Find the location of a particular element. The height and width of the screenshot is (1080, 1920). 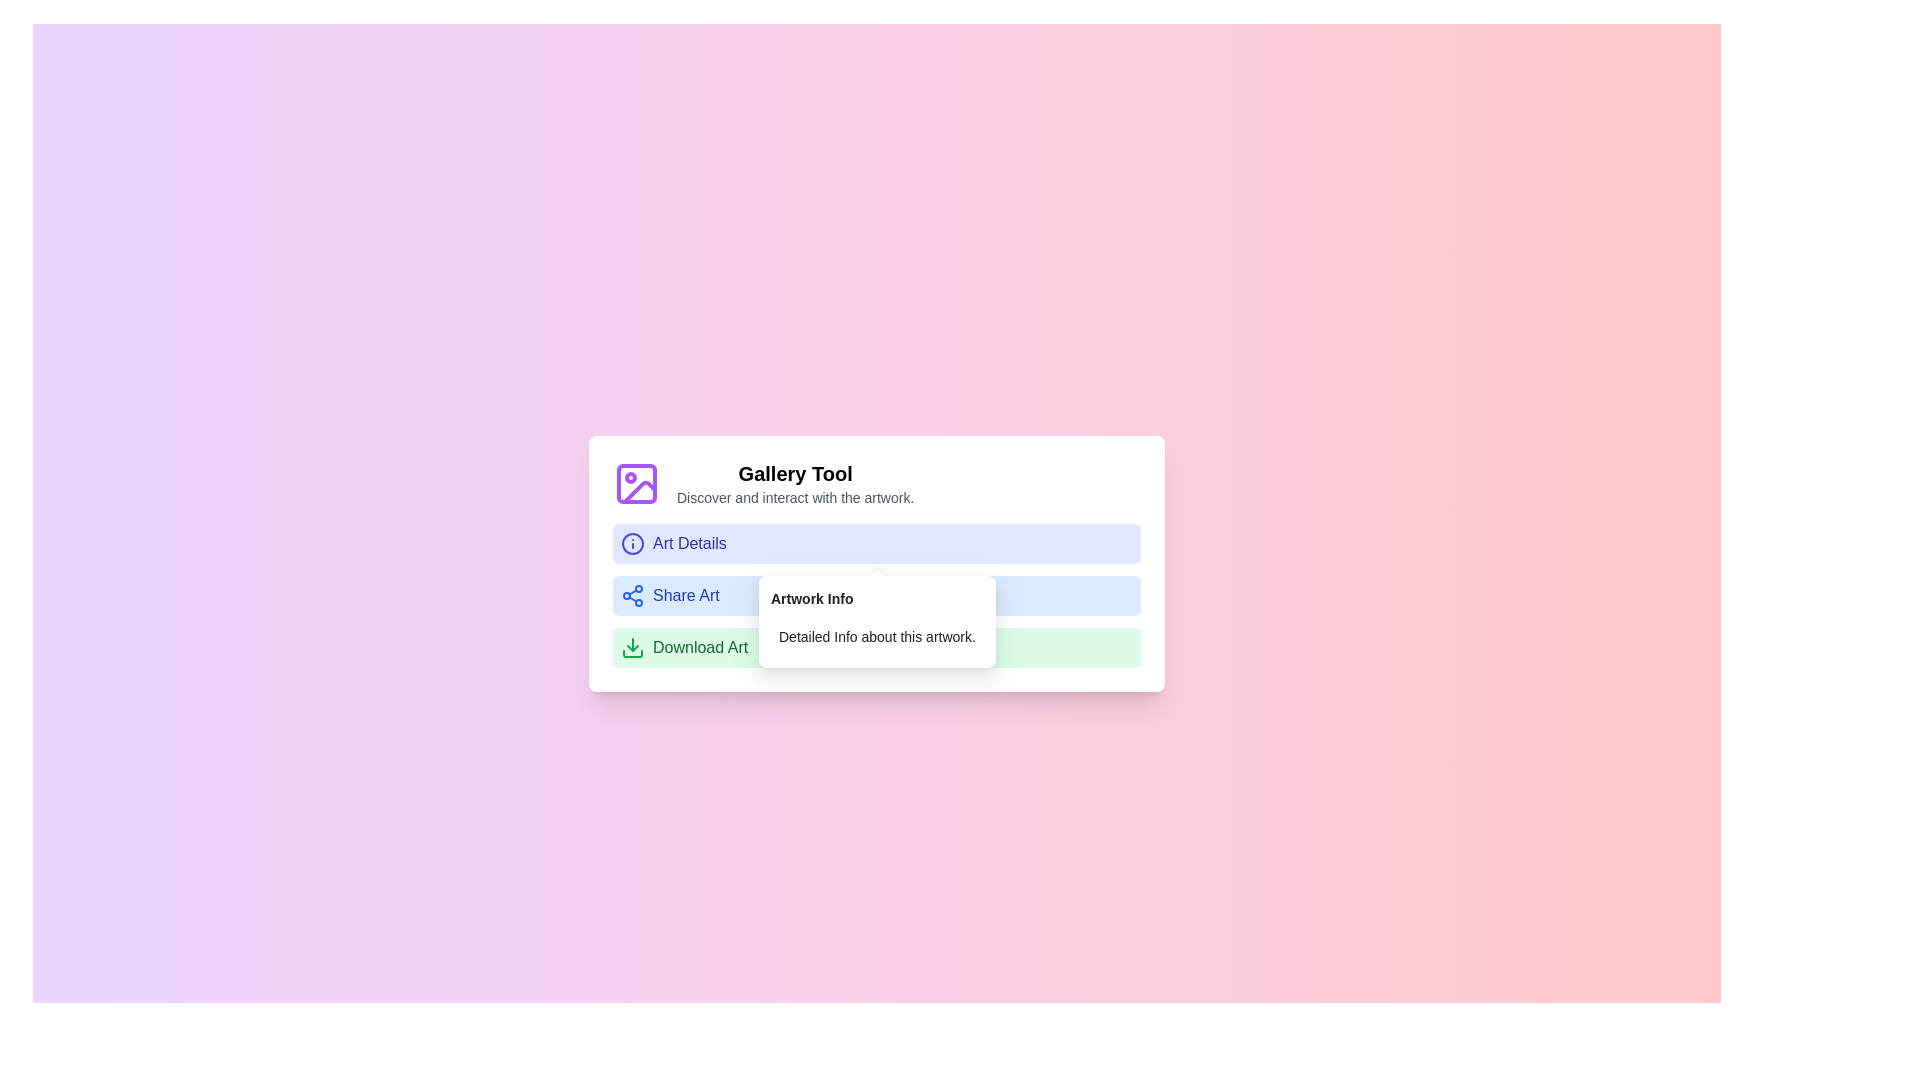

the bottom horizontal rectangular line of the download icon, which is the bottommost graphical component of the SVG is located at coordinates (632, 654).